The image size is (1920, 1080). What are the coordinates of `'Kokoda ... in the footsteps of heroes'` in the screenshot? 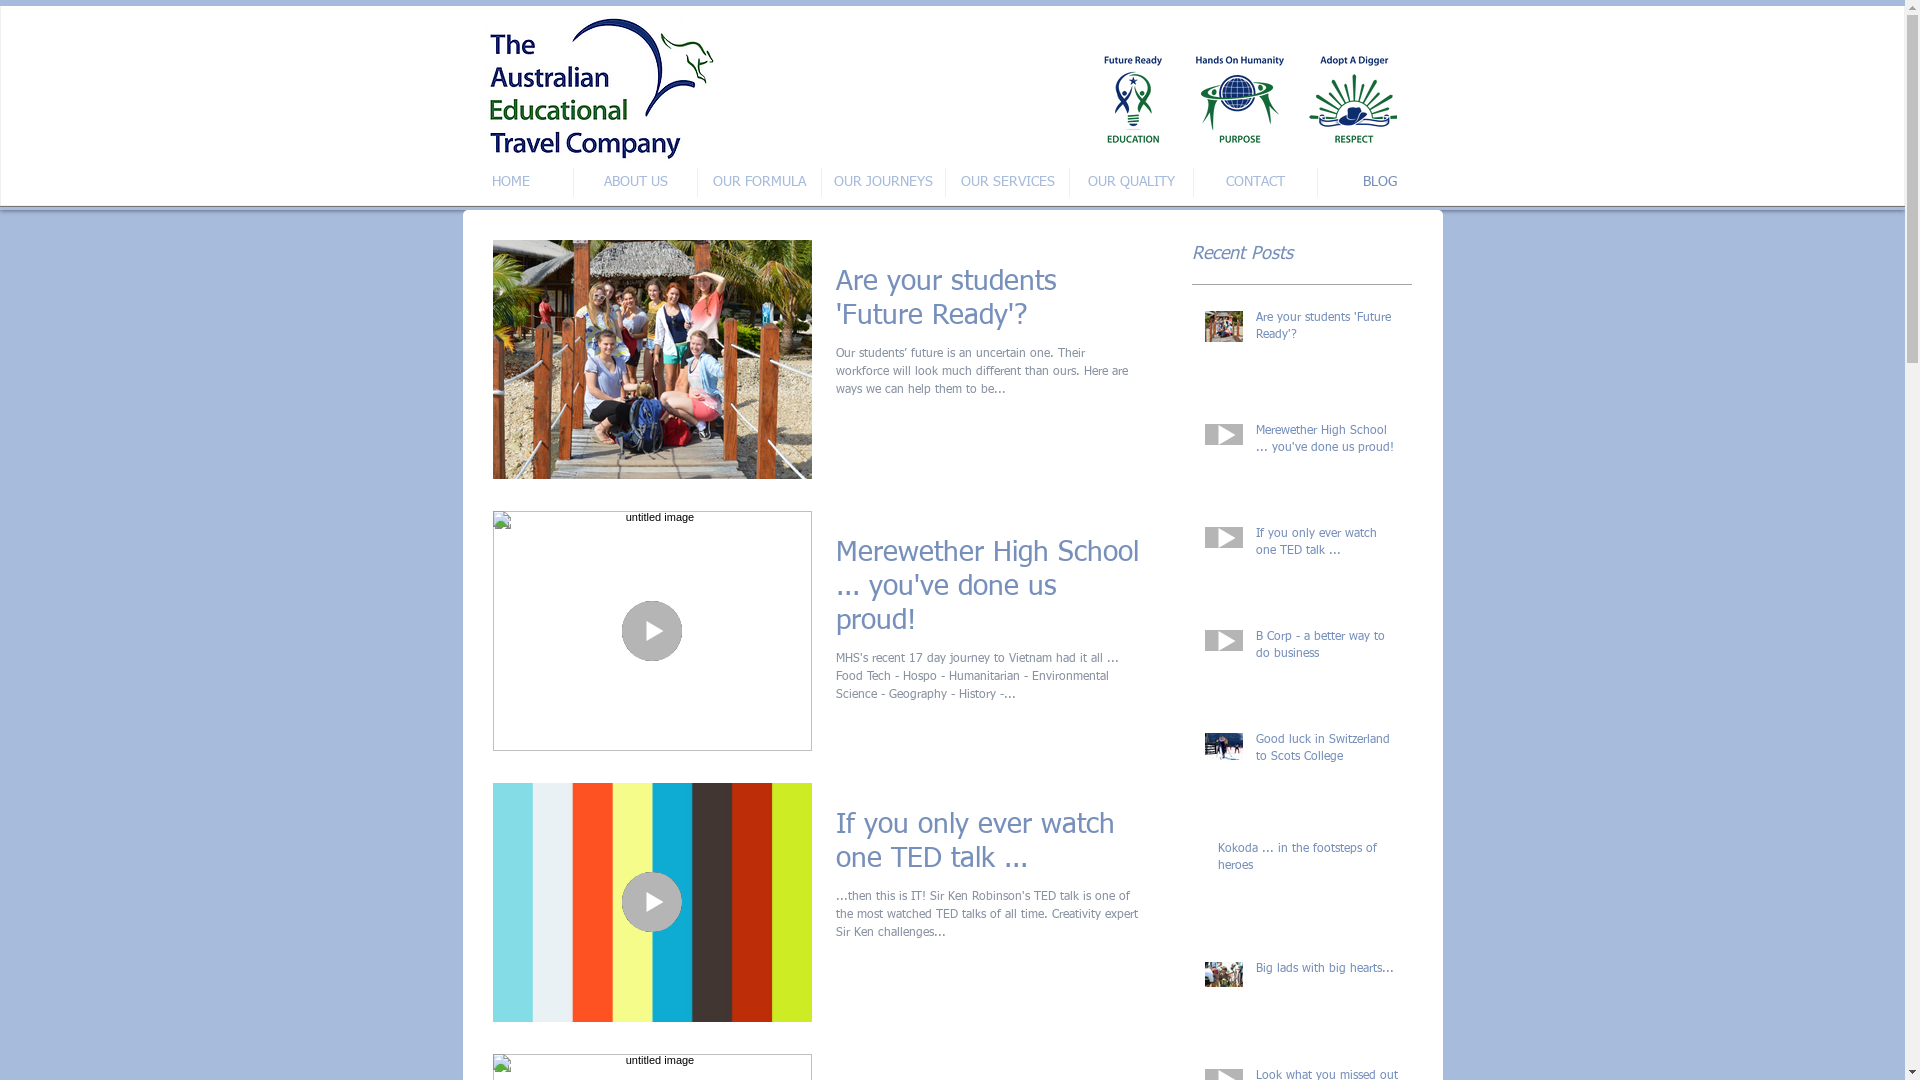 It's located at (1309, 860).